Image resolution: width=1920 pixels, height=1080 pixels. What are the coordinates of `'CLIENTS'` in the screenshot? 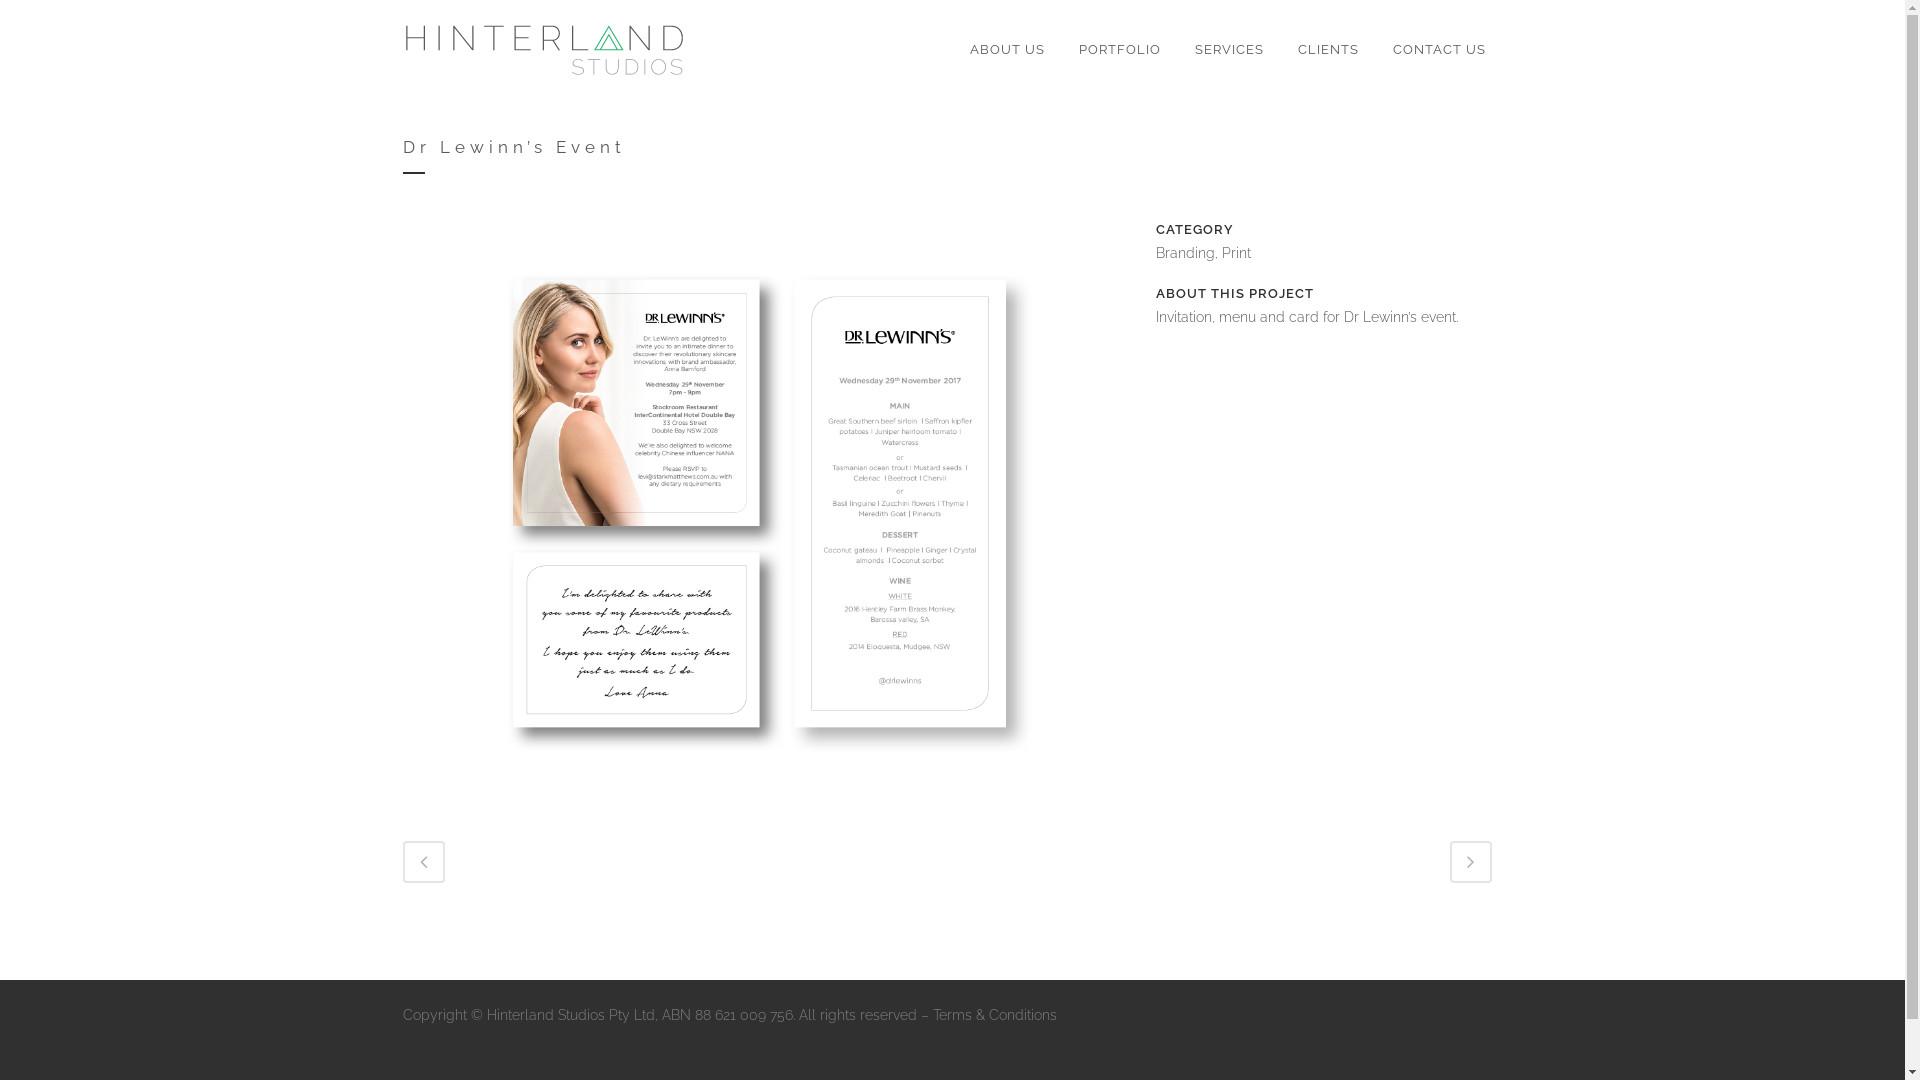 It's located at (1327, 49).